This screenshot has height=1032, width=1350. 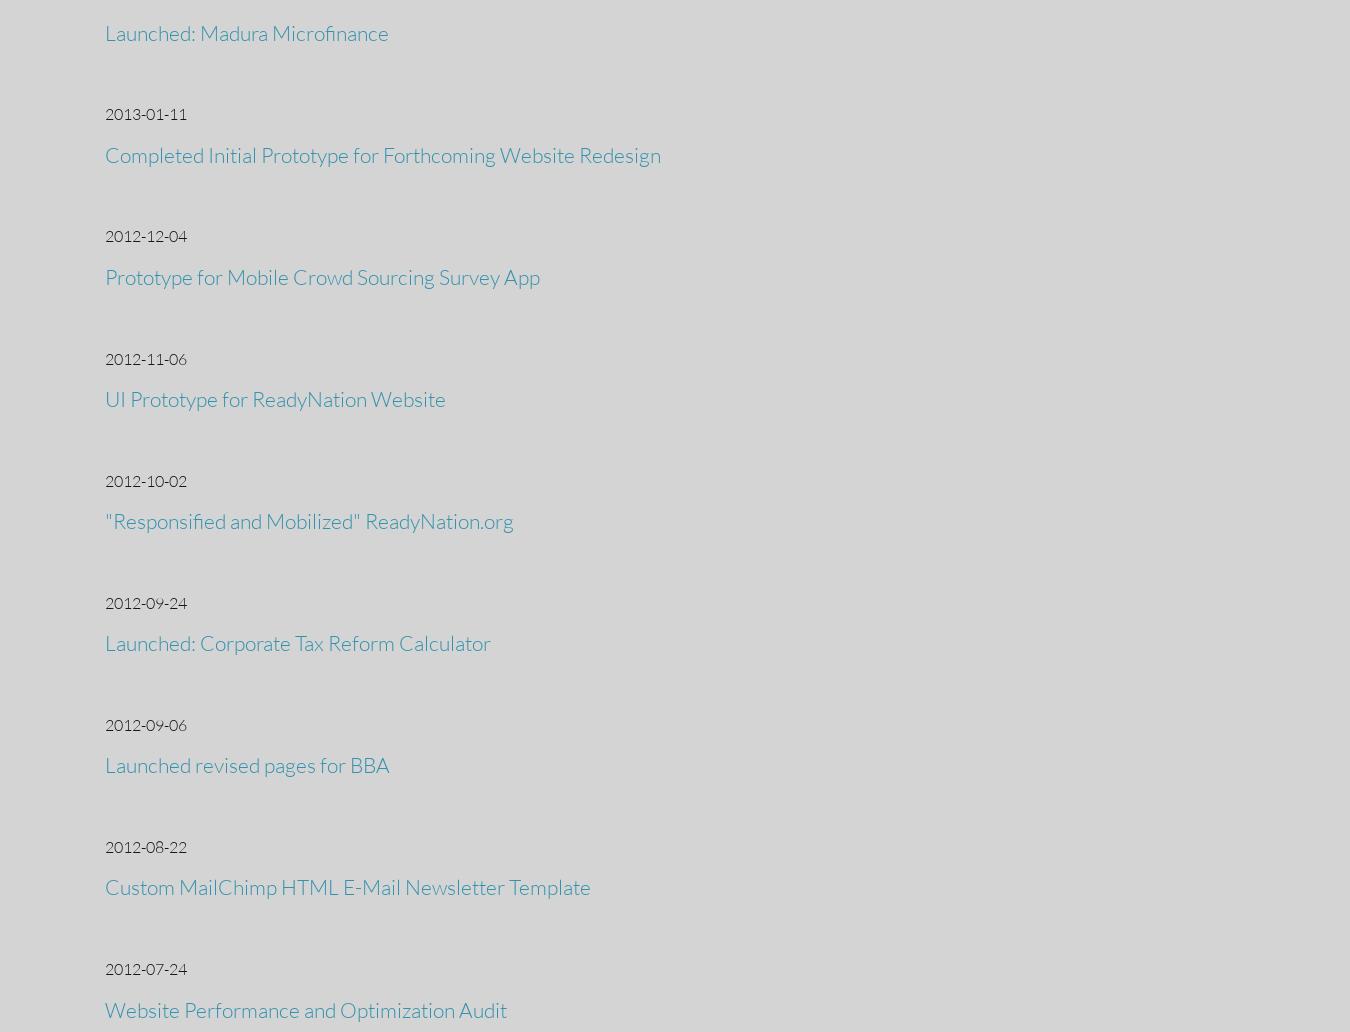 I want to click on '2012-11-06', so click(x=104, y=358).